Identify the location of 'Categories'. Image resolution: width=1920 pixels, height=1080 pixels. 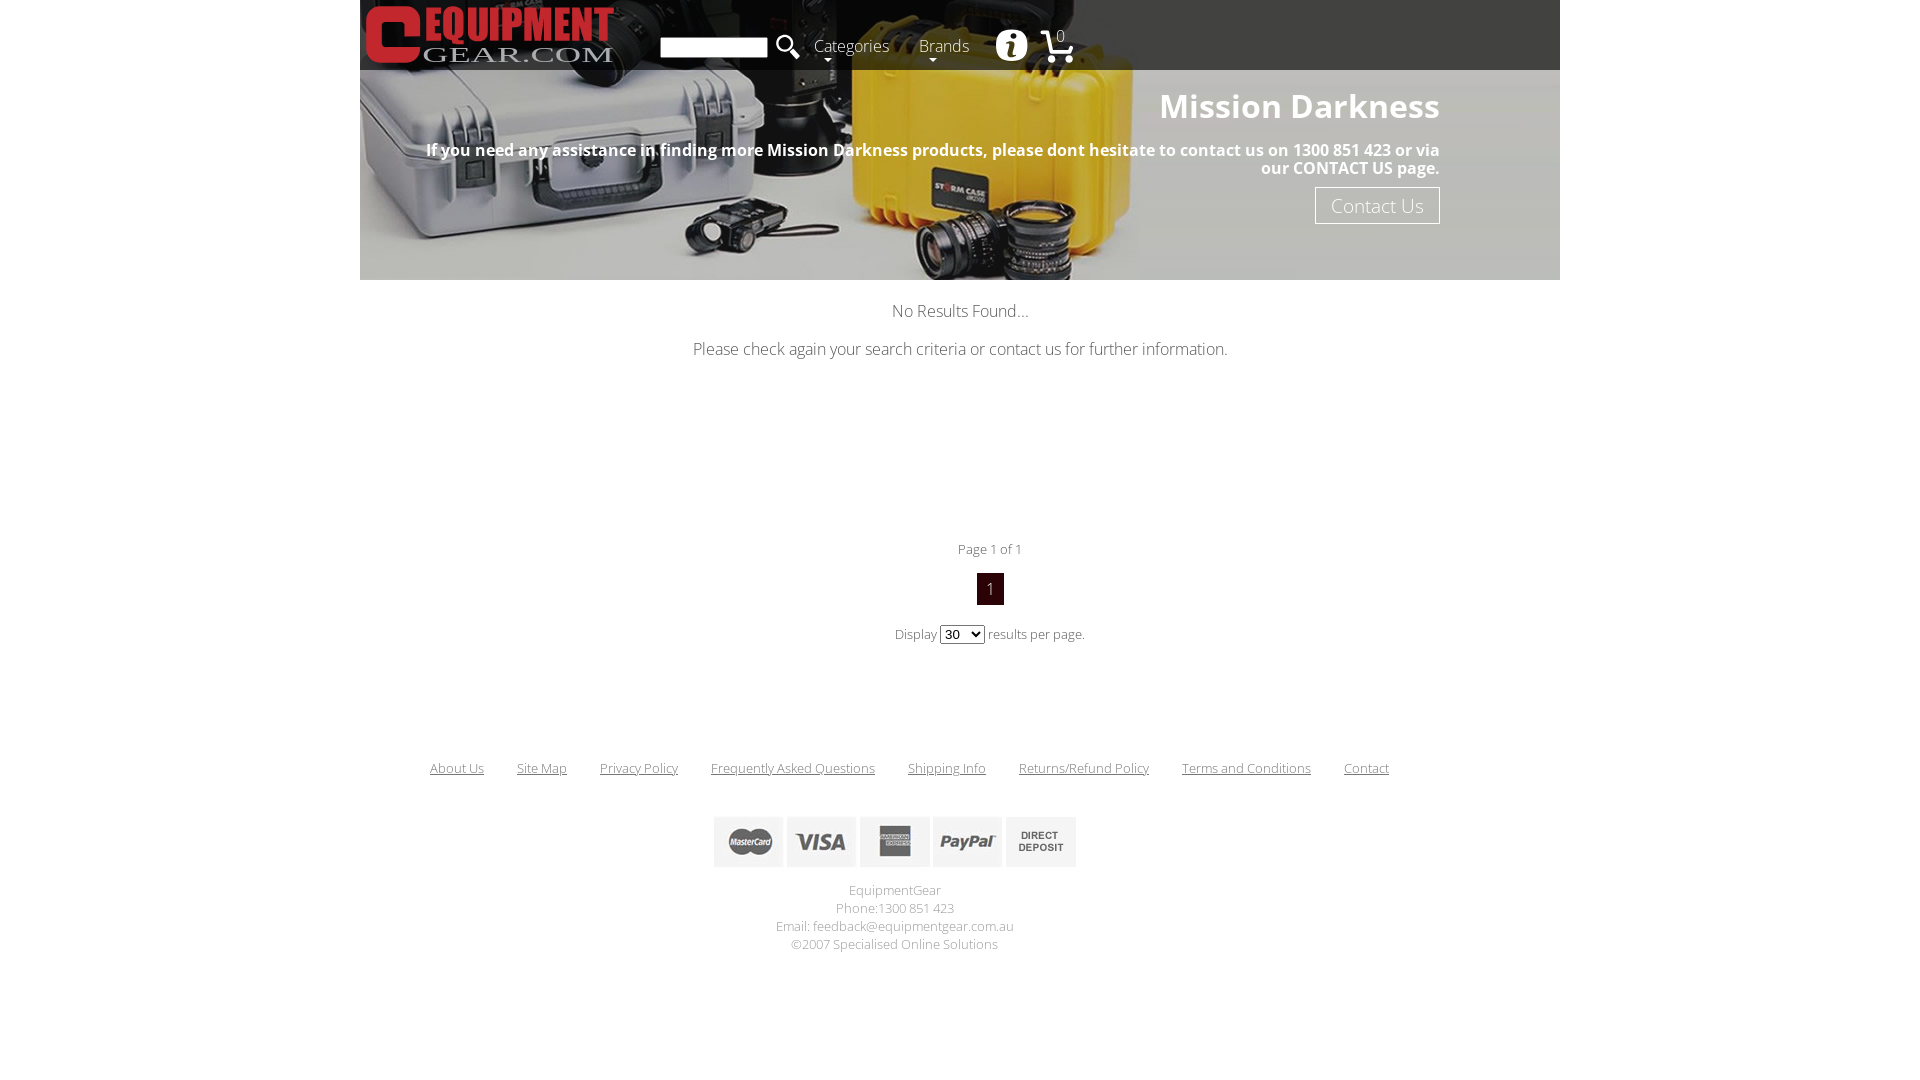
(856, 47).